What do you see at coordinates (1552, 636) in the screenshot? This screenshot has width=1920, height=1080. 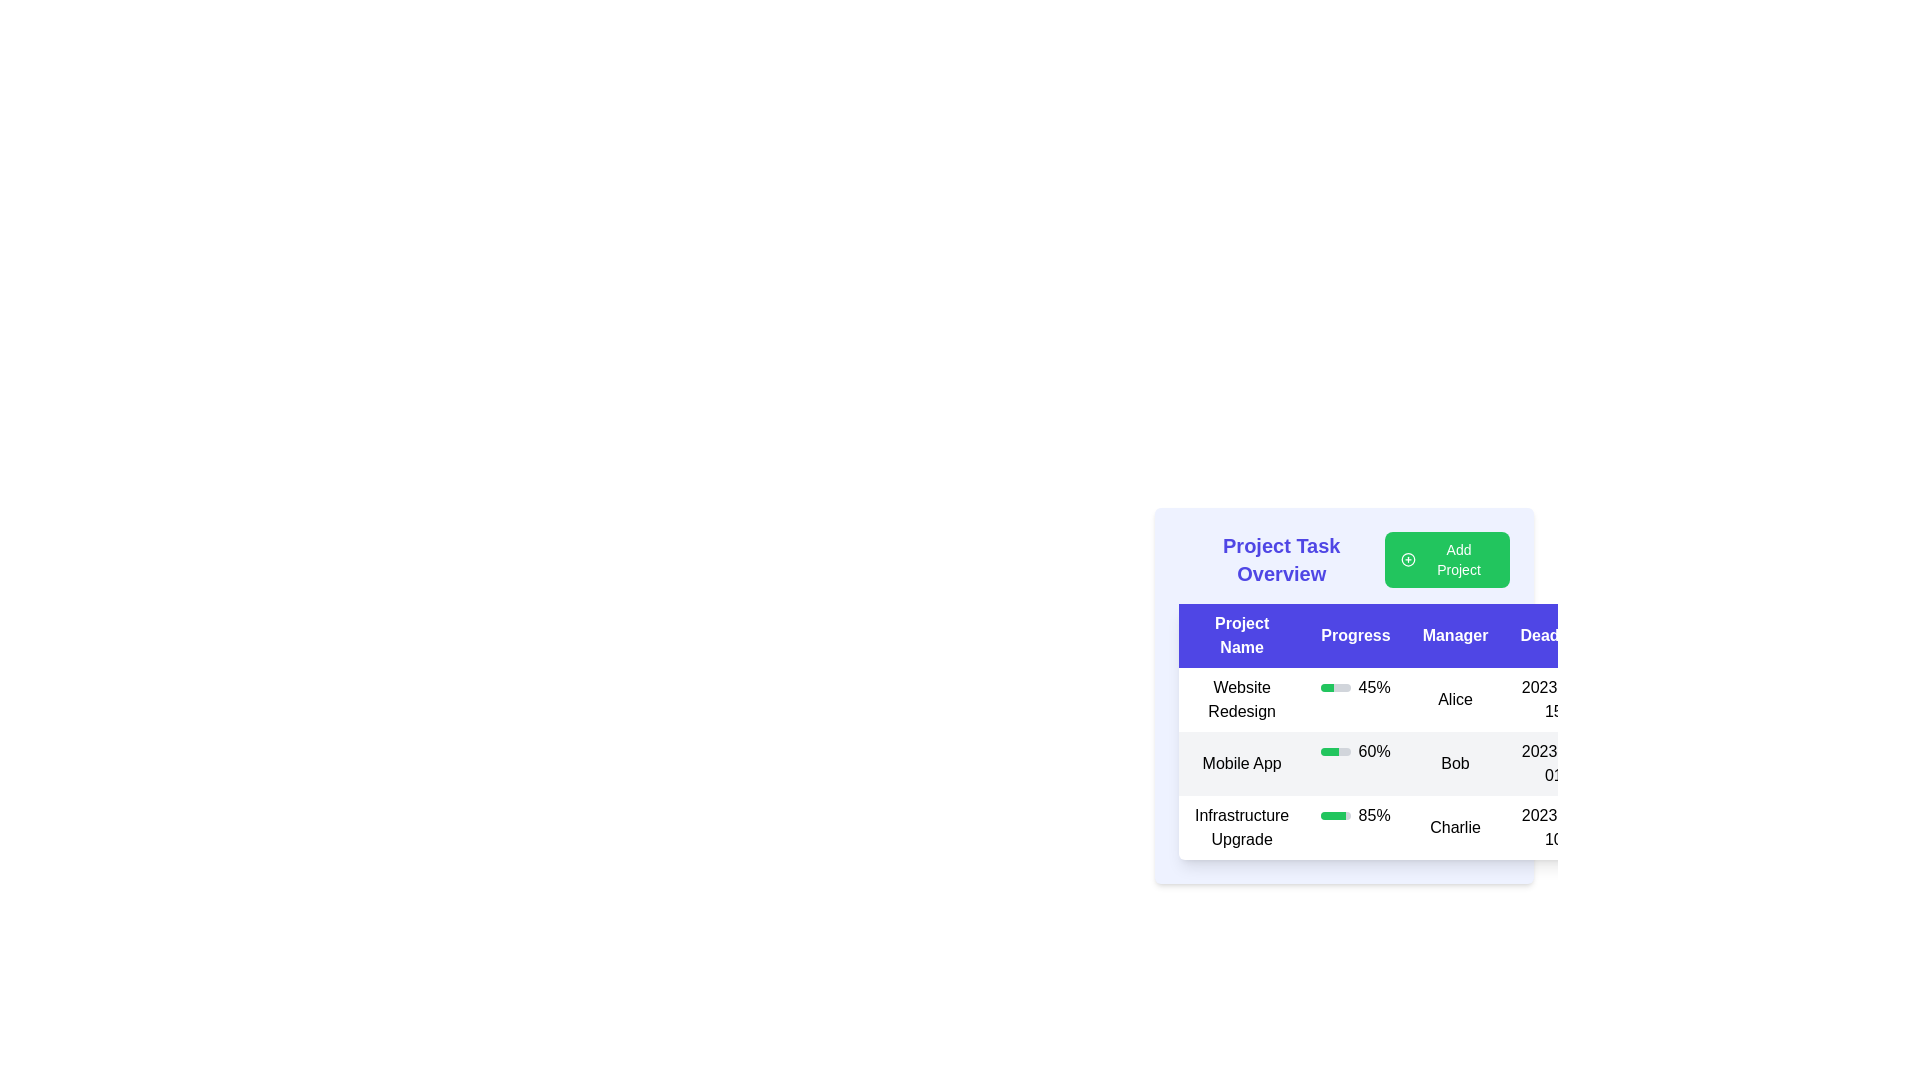 I see `the column labeled 'Deadline'` at bounding box center [1552, 636].